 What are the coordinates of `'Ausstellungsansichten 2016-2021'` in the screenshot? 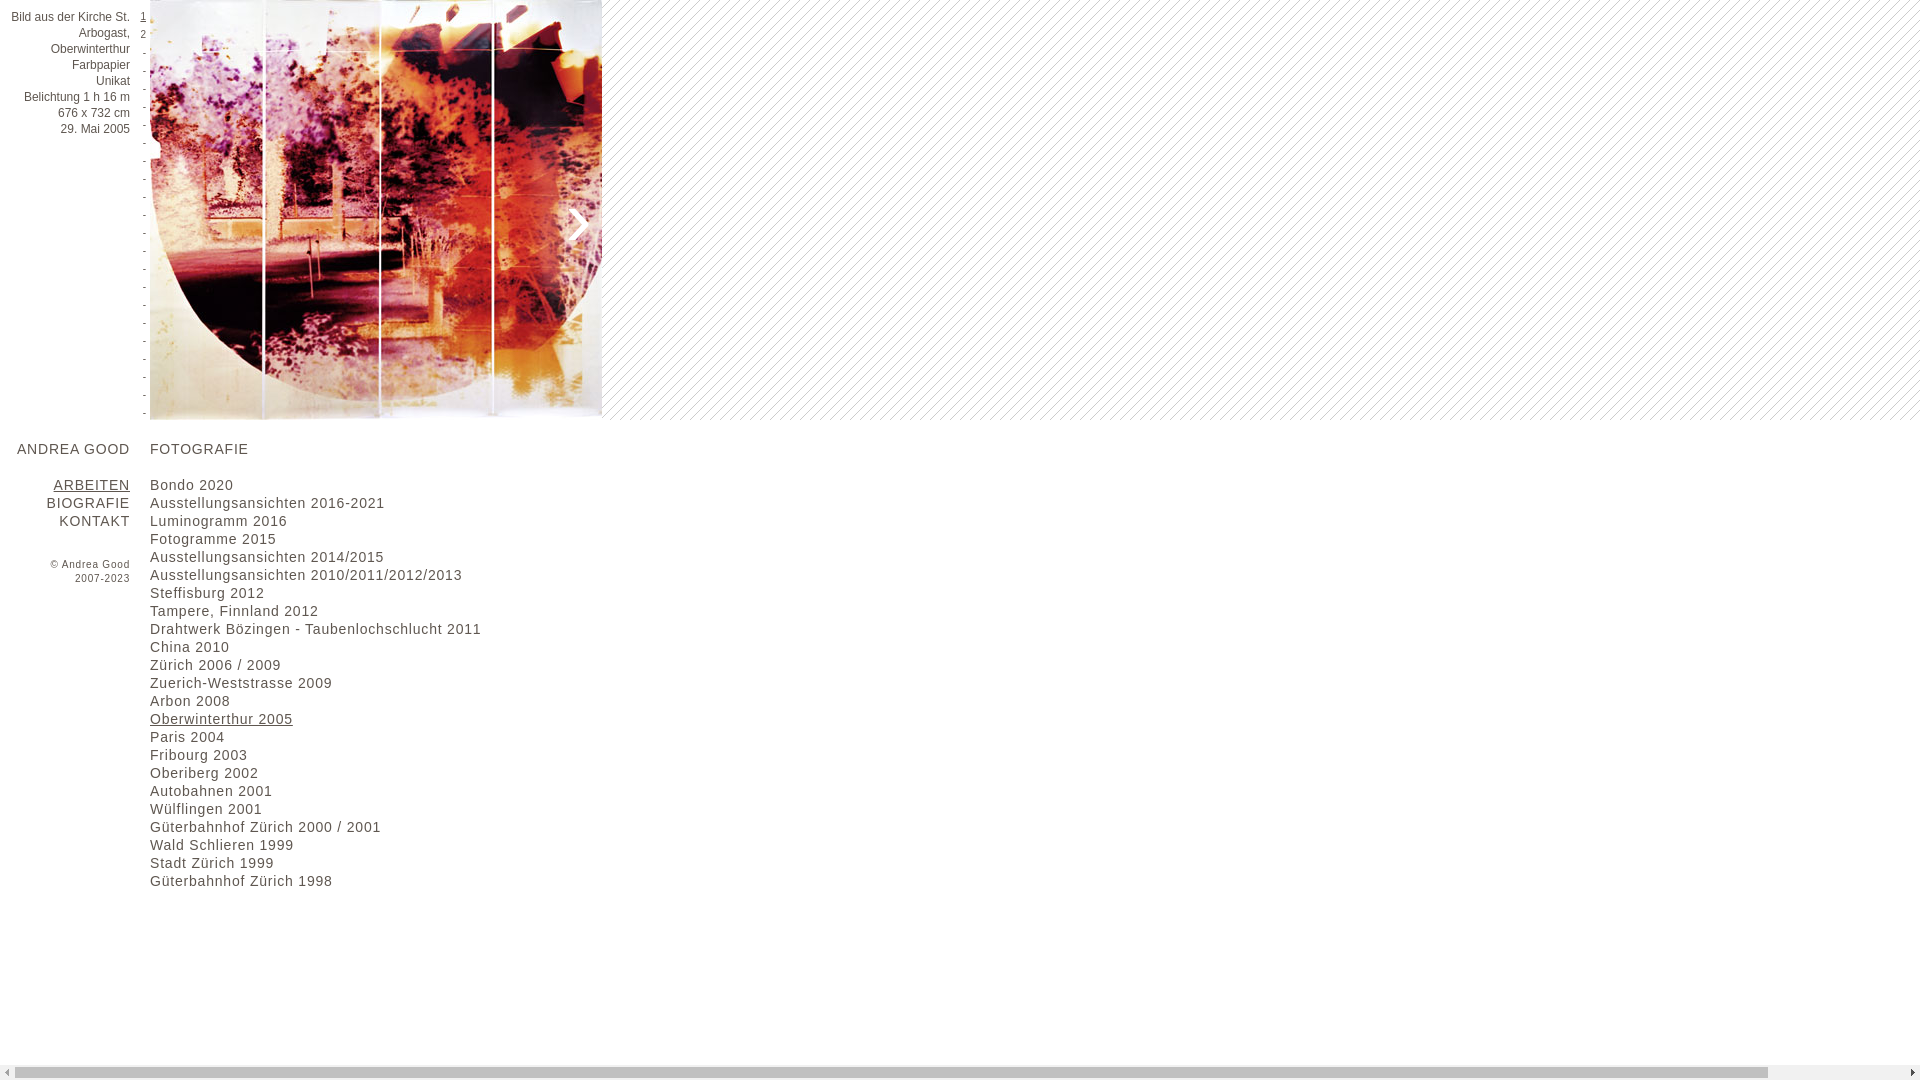 It's located at (266, 501).